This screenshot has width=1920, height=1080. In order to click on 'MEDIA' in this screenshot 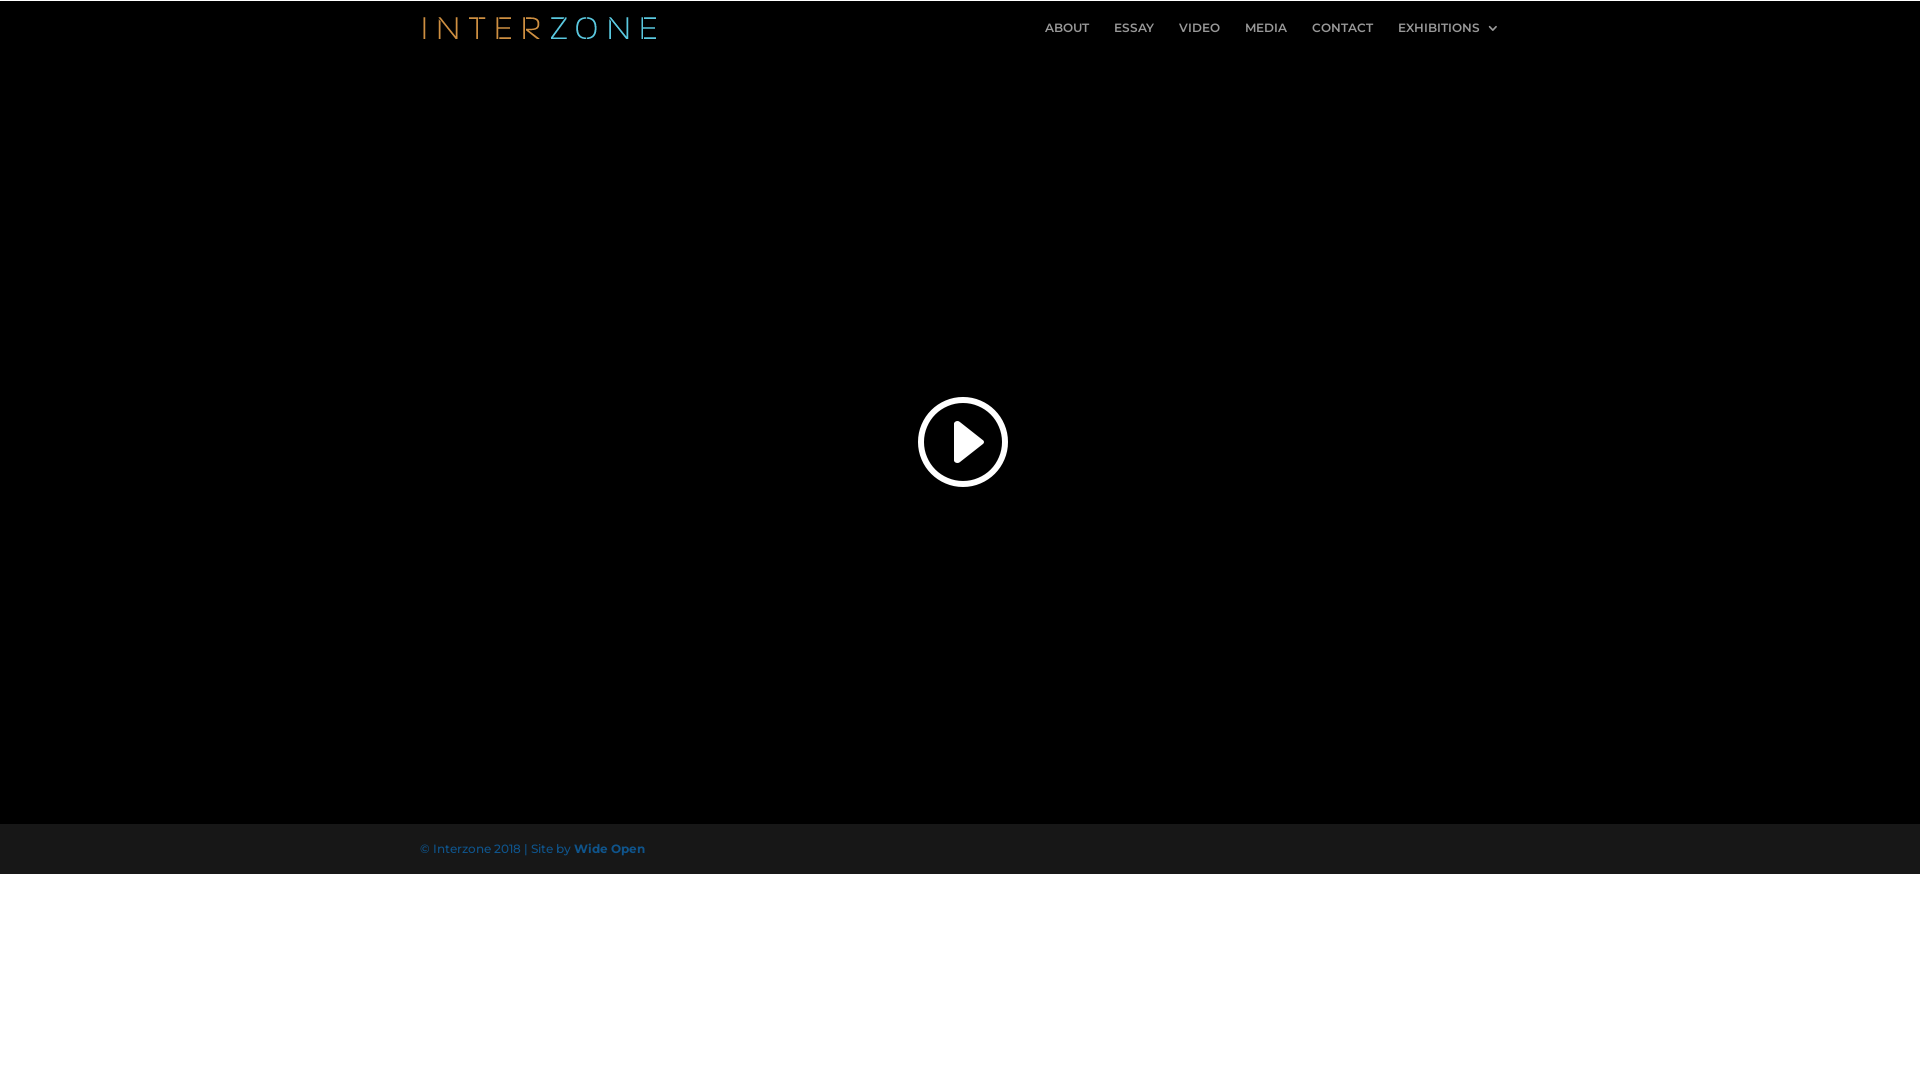, I will do `click(1243, 38)`.